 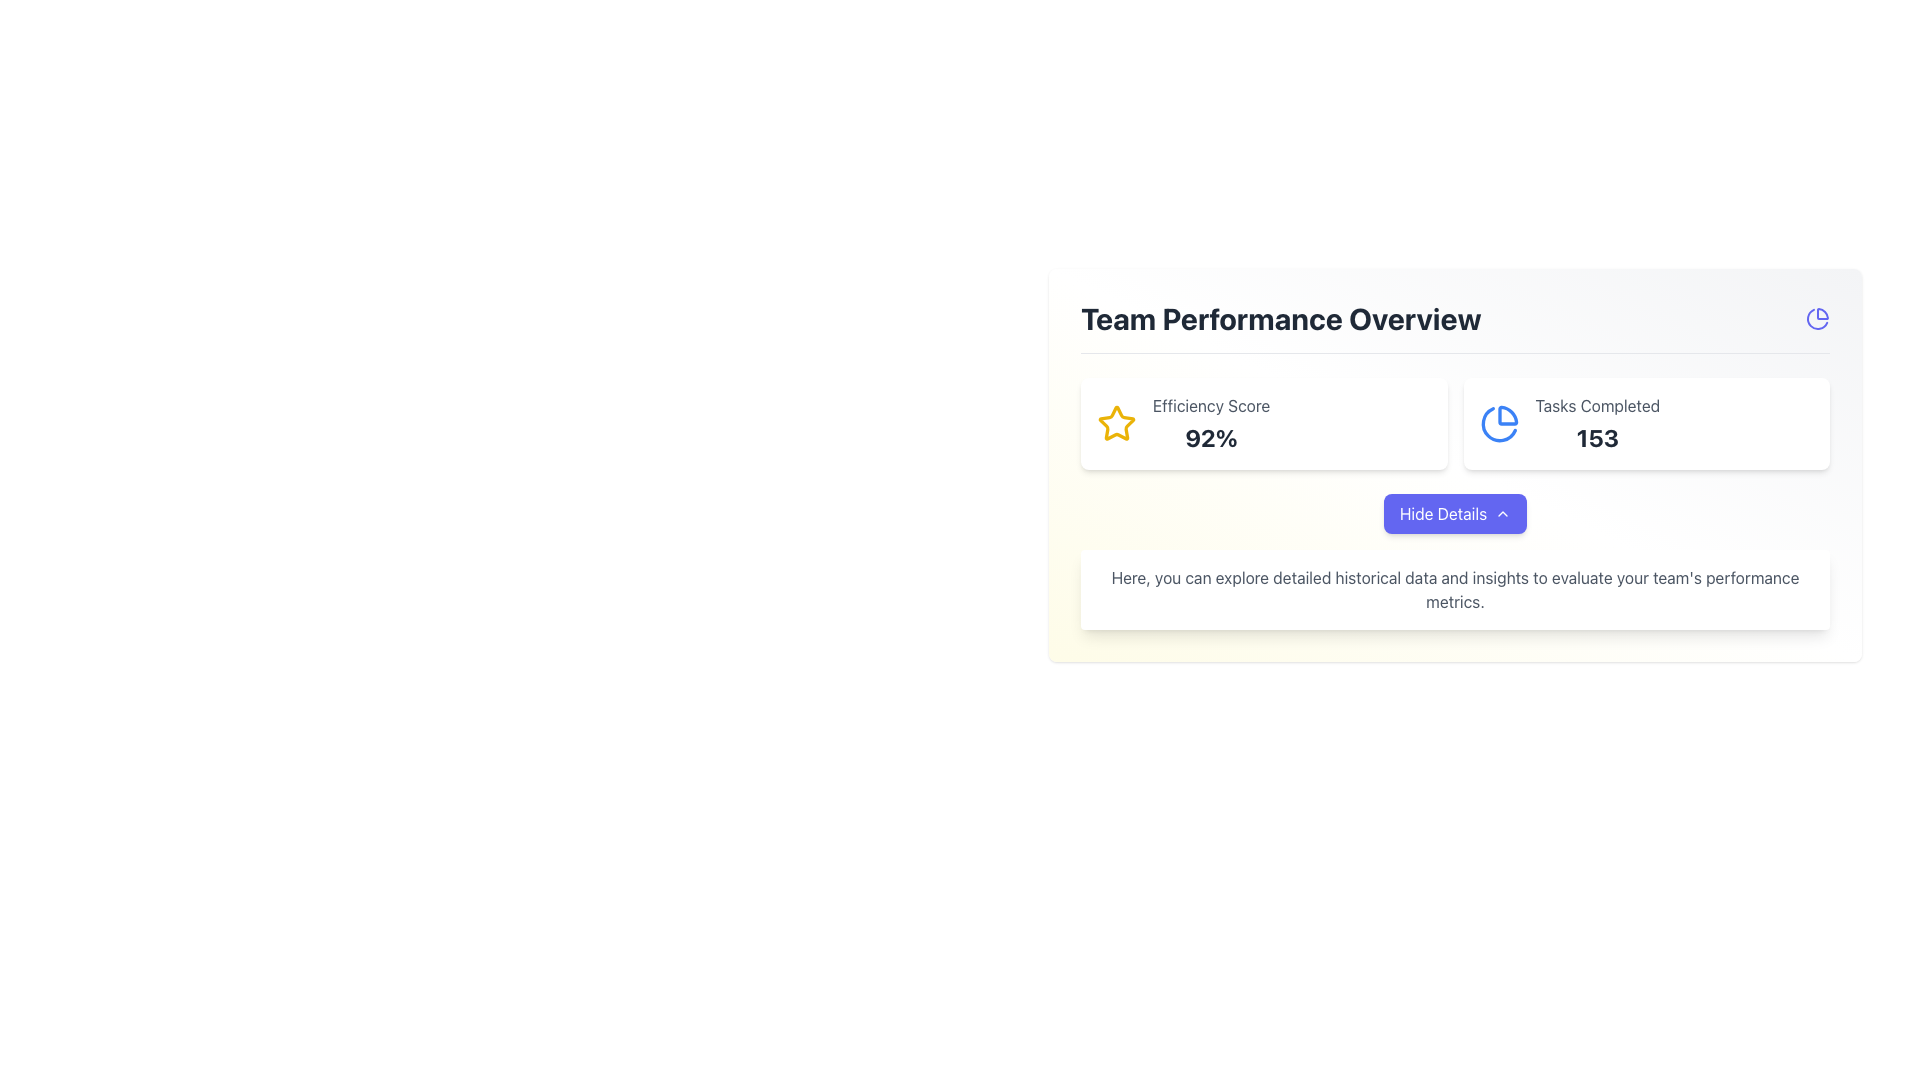 What do you see at coordinates (1818, 318) in the screenshot?
I see `the pie chart icon located at the right end of the 'Team Performance Overview' section to interpret its visual representation` at bounding box center [1818, 318].